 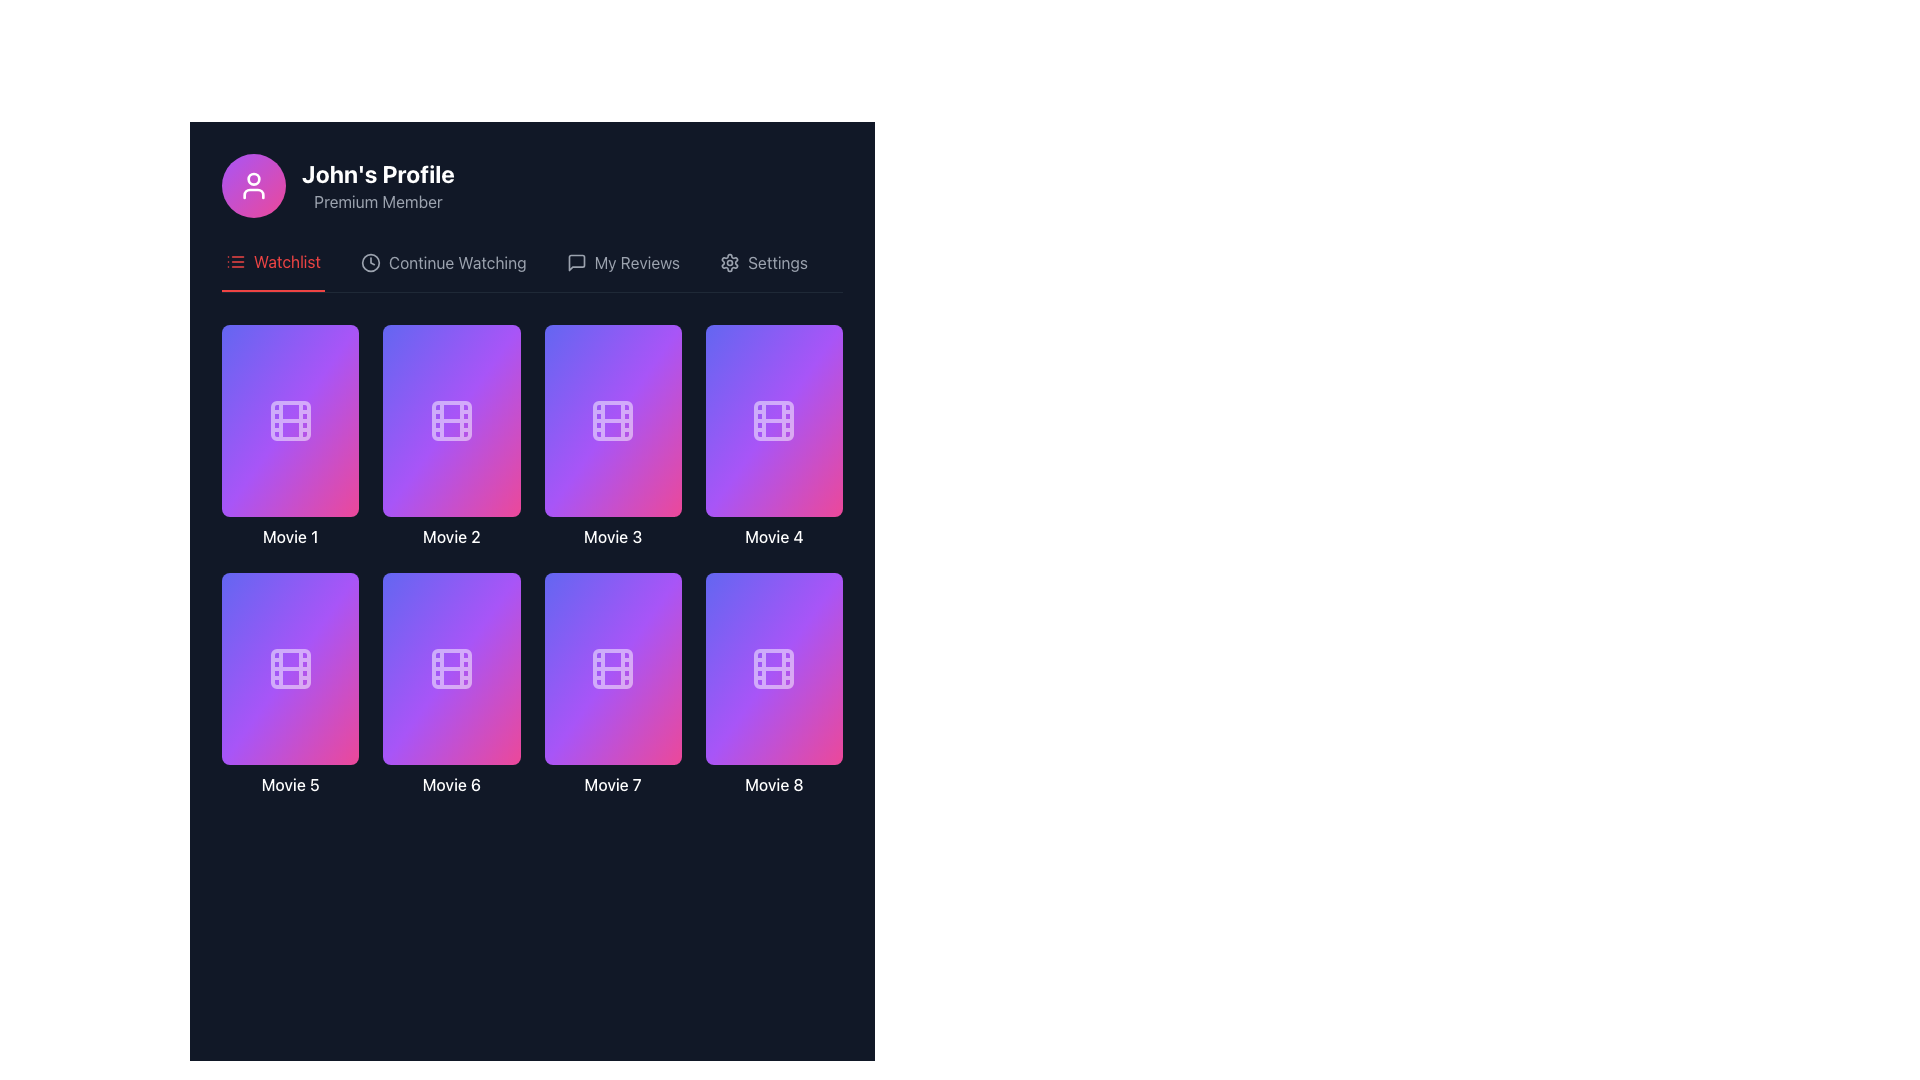 What do you see at coordinates (450, 419) in the screenshot?
I see `the film reel icon located in the second card labeled 'Movie 2' under the 'Watchlist' tab in John's Profile` at bounding box center [450, 419].